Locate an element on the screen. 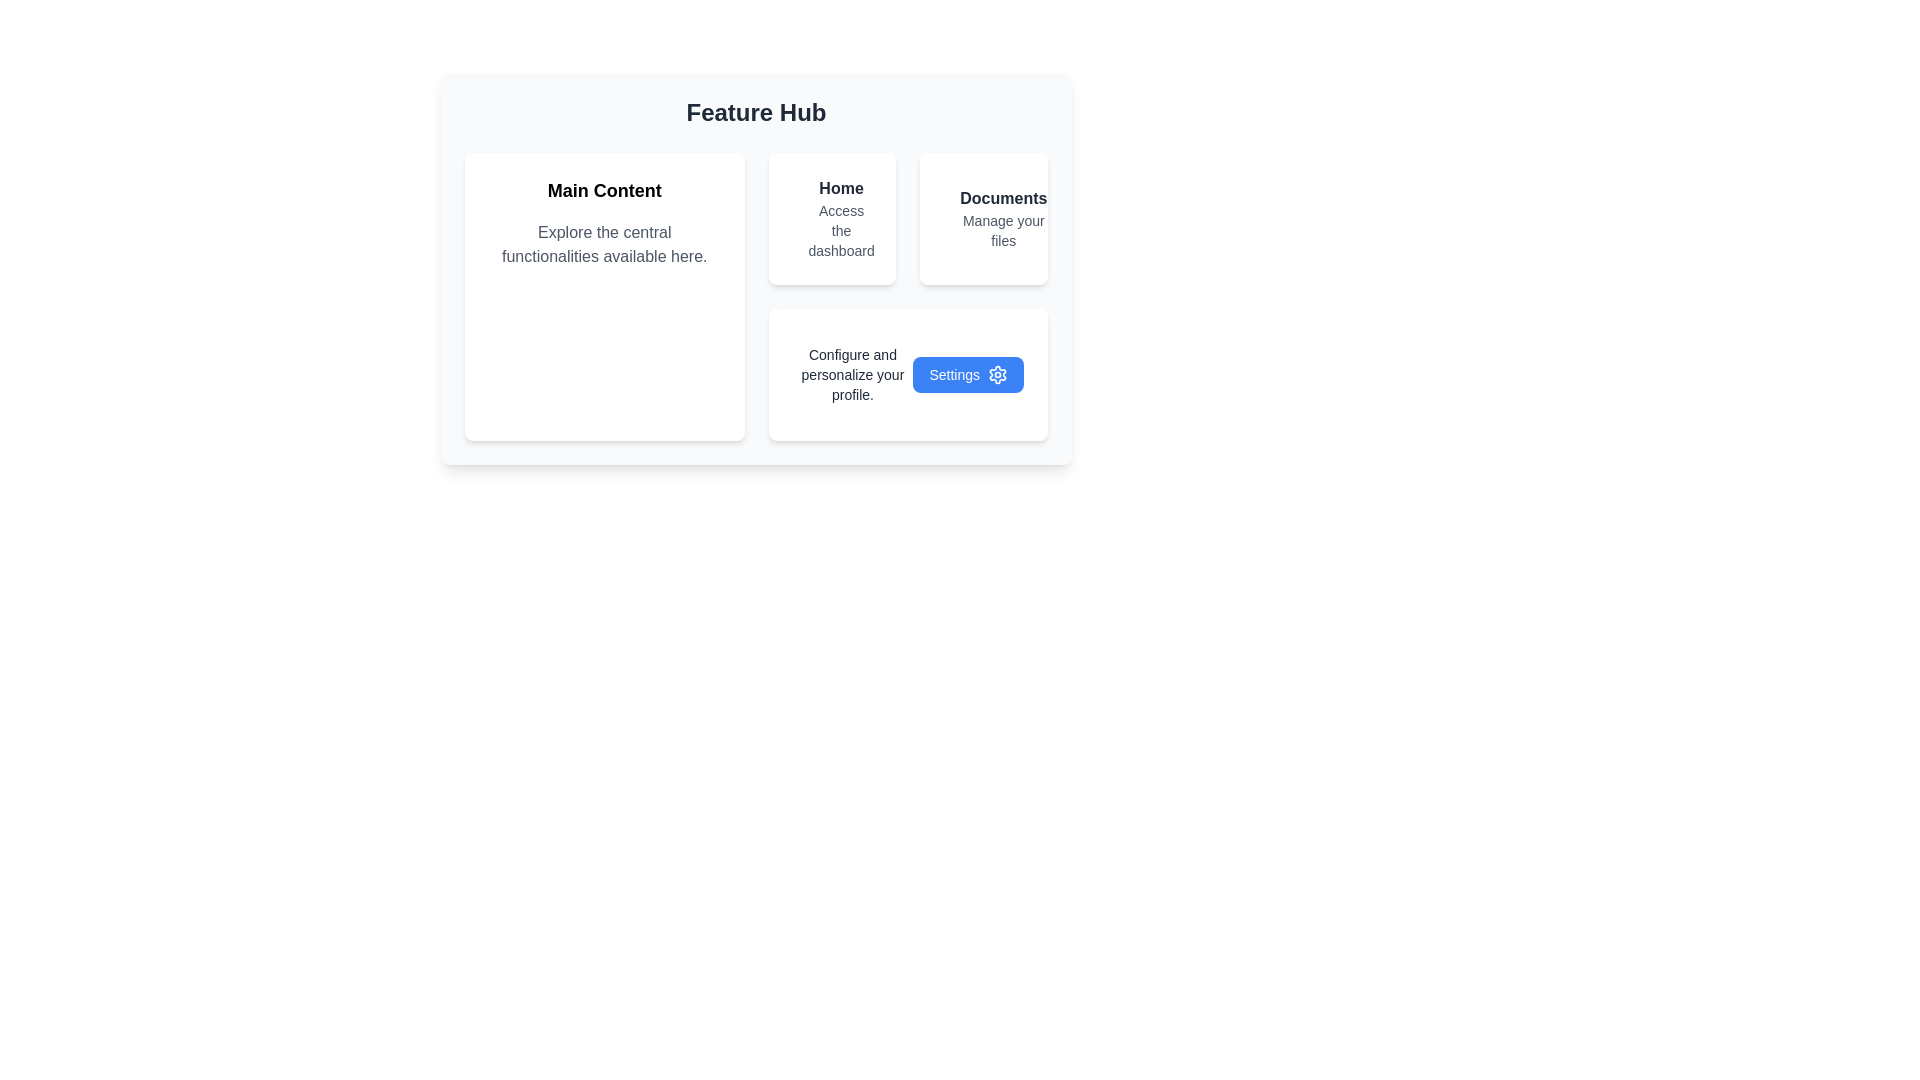 The image size is (1920, 1080). descriptive text block located below the 'Main Content' heading, which provides context for the section is located at coordinates (603, 244).